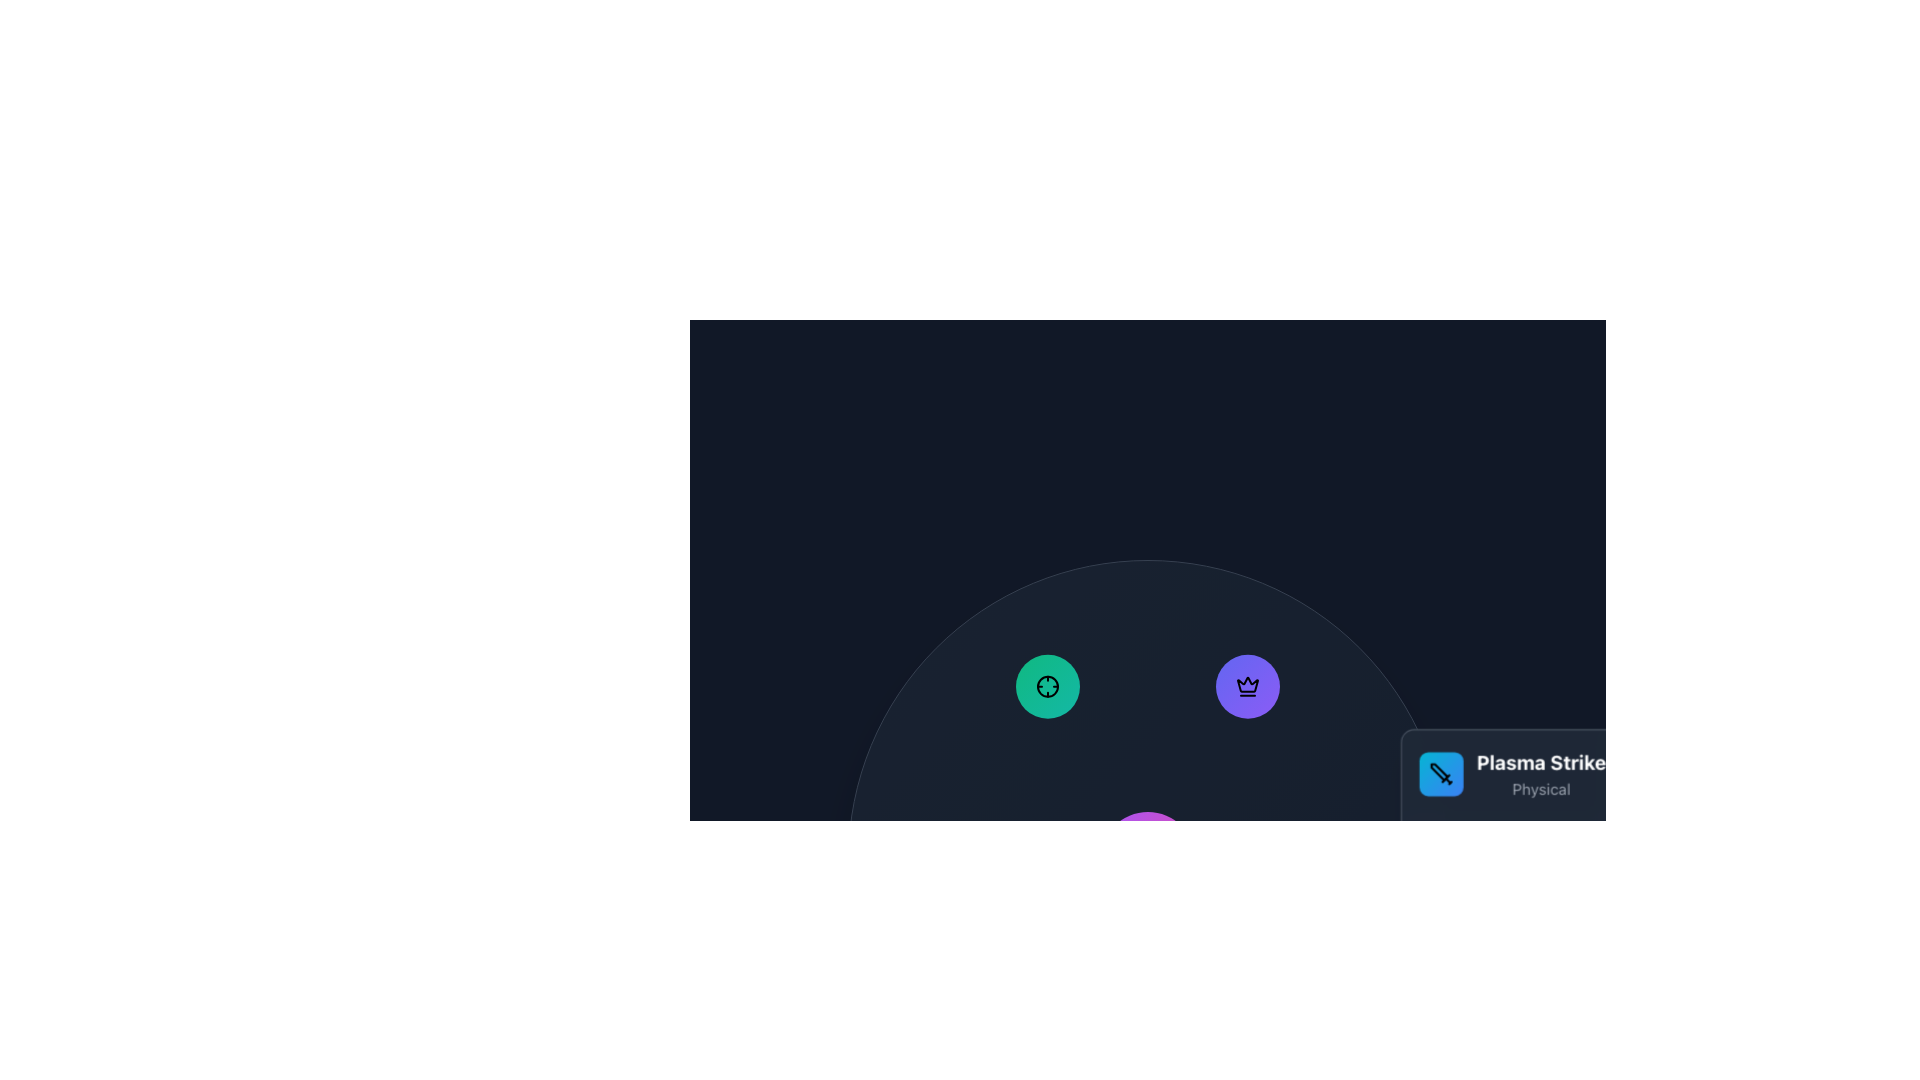 The image size is (1920, 1080). I want to click on the 'Plasma Strike' text and icon display with a gradient cyan to blue background, so click(1575, 773).